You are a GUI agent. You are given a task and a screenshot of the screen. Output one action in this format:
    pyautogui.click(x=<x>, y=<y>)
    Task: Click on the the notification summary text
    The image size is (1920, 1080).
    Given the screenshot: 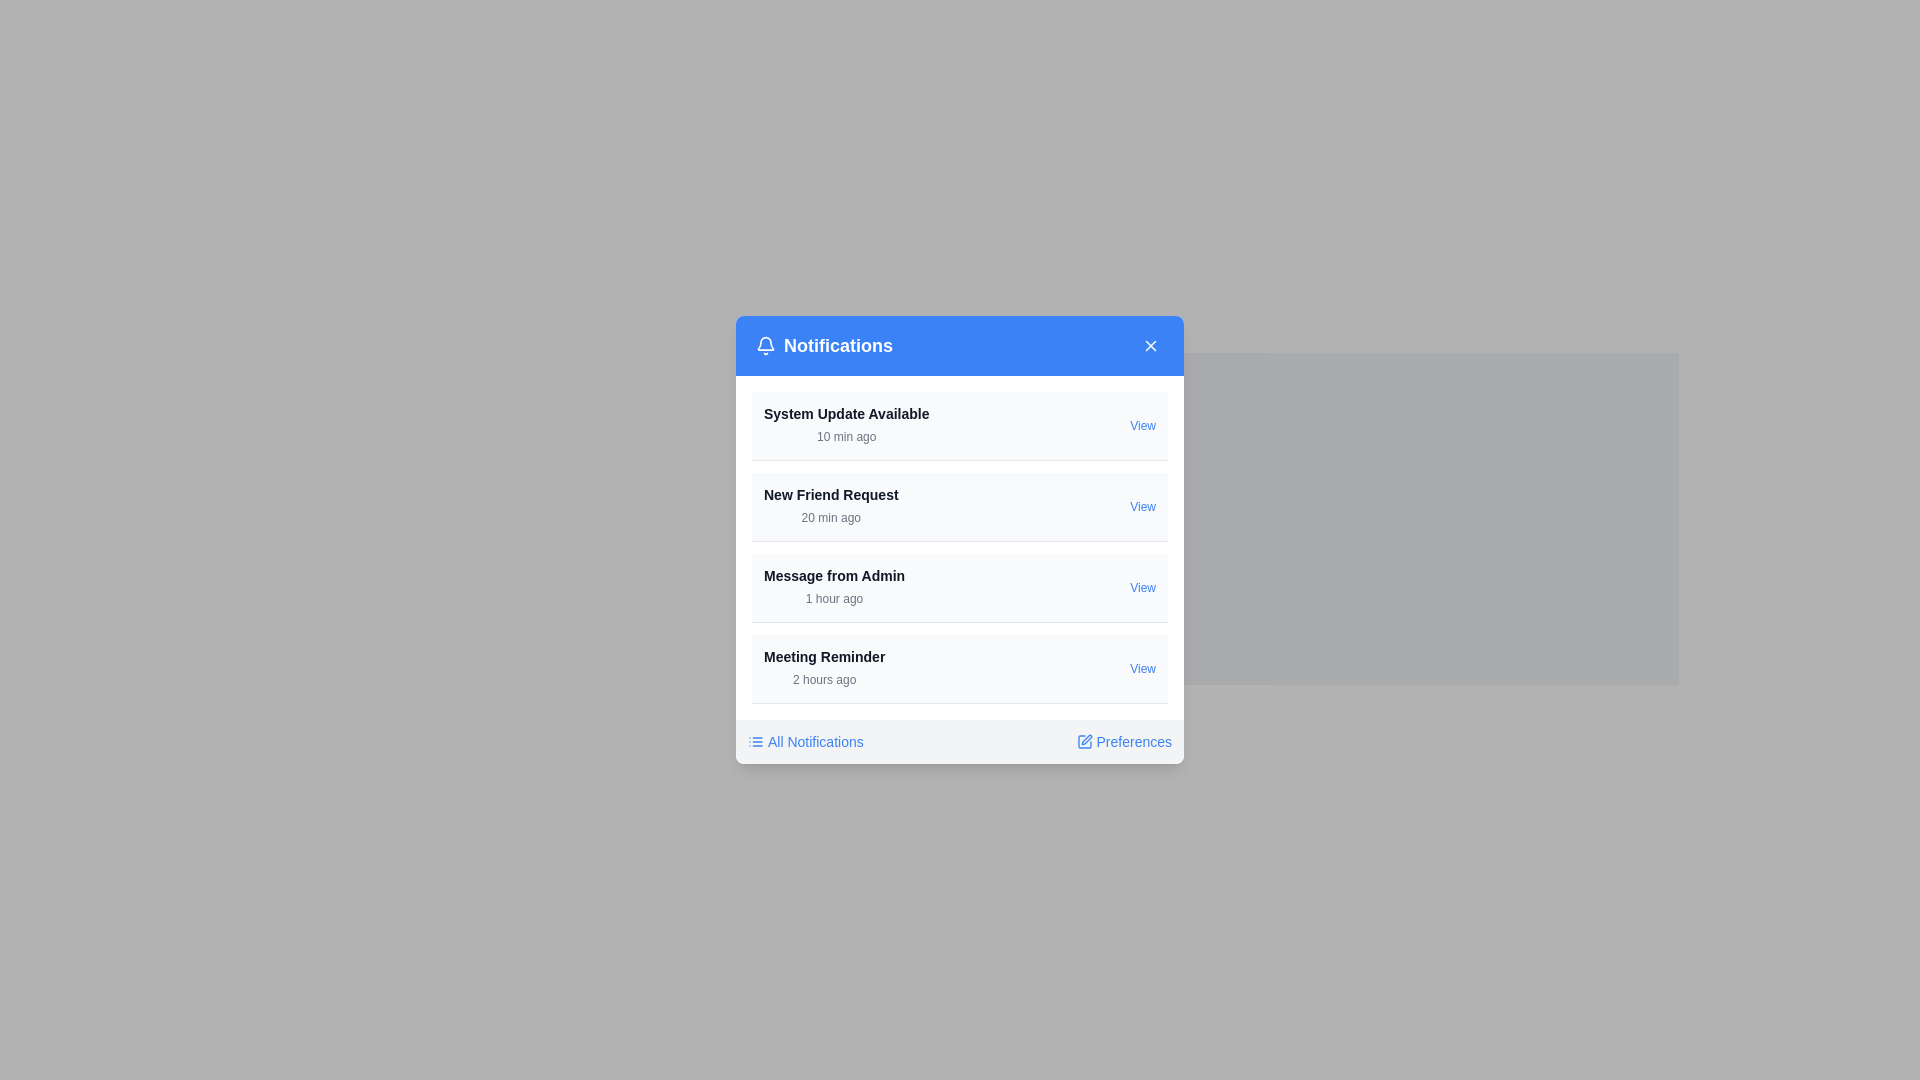 What is the action you would take?
    pyautogui.click(x=834, y=586)
    